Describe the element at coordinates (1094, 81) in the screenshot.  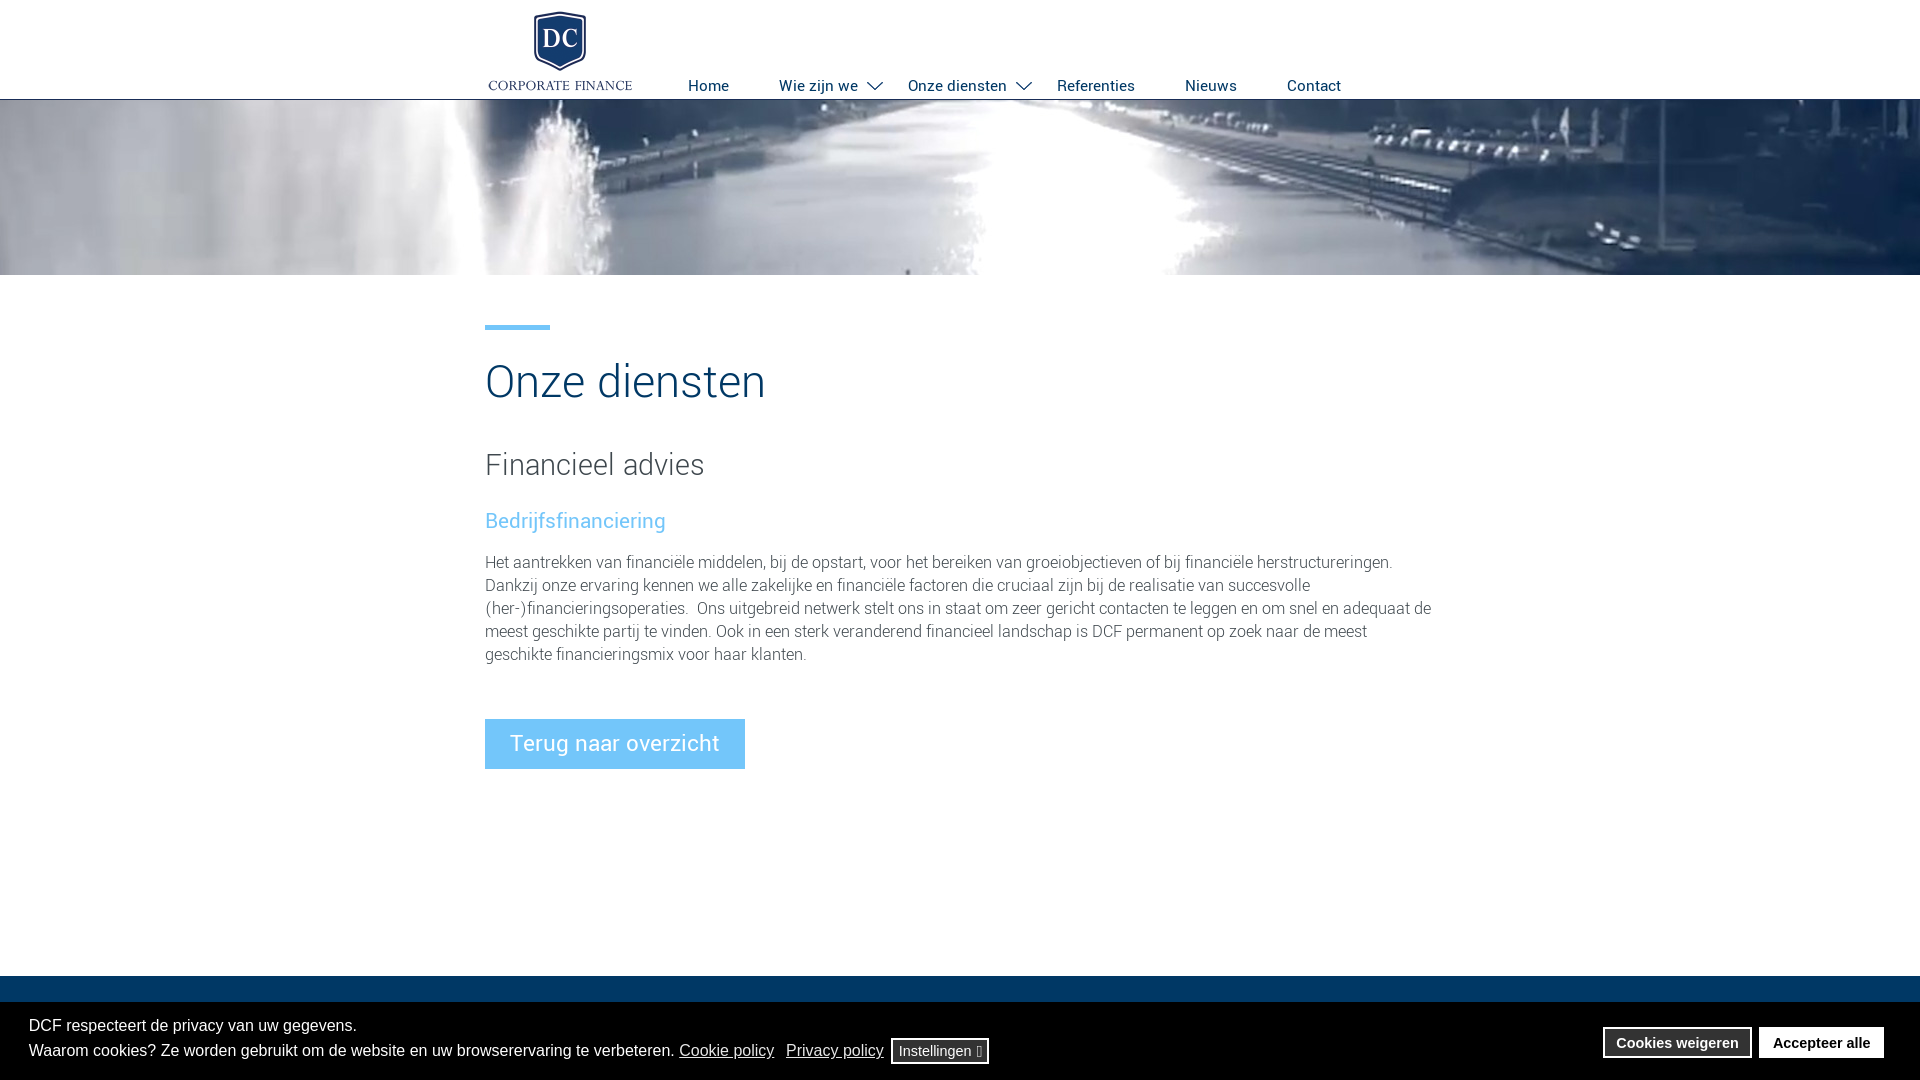
I see `'Referenties'` at that location.